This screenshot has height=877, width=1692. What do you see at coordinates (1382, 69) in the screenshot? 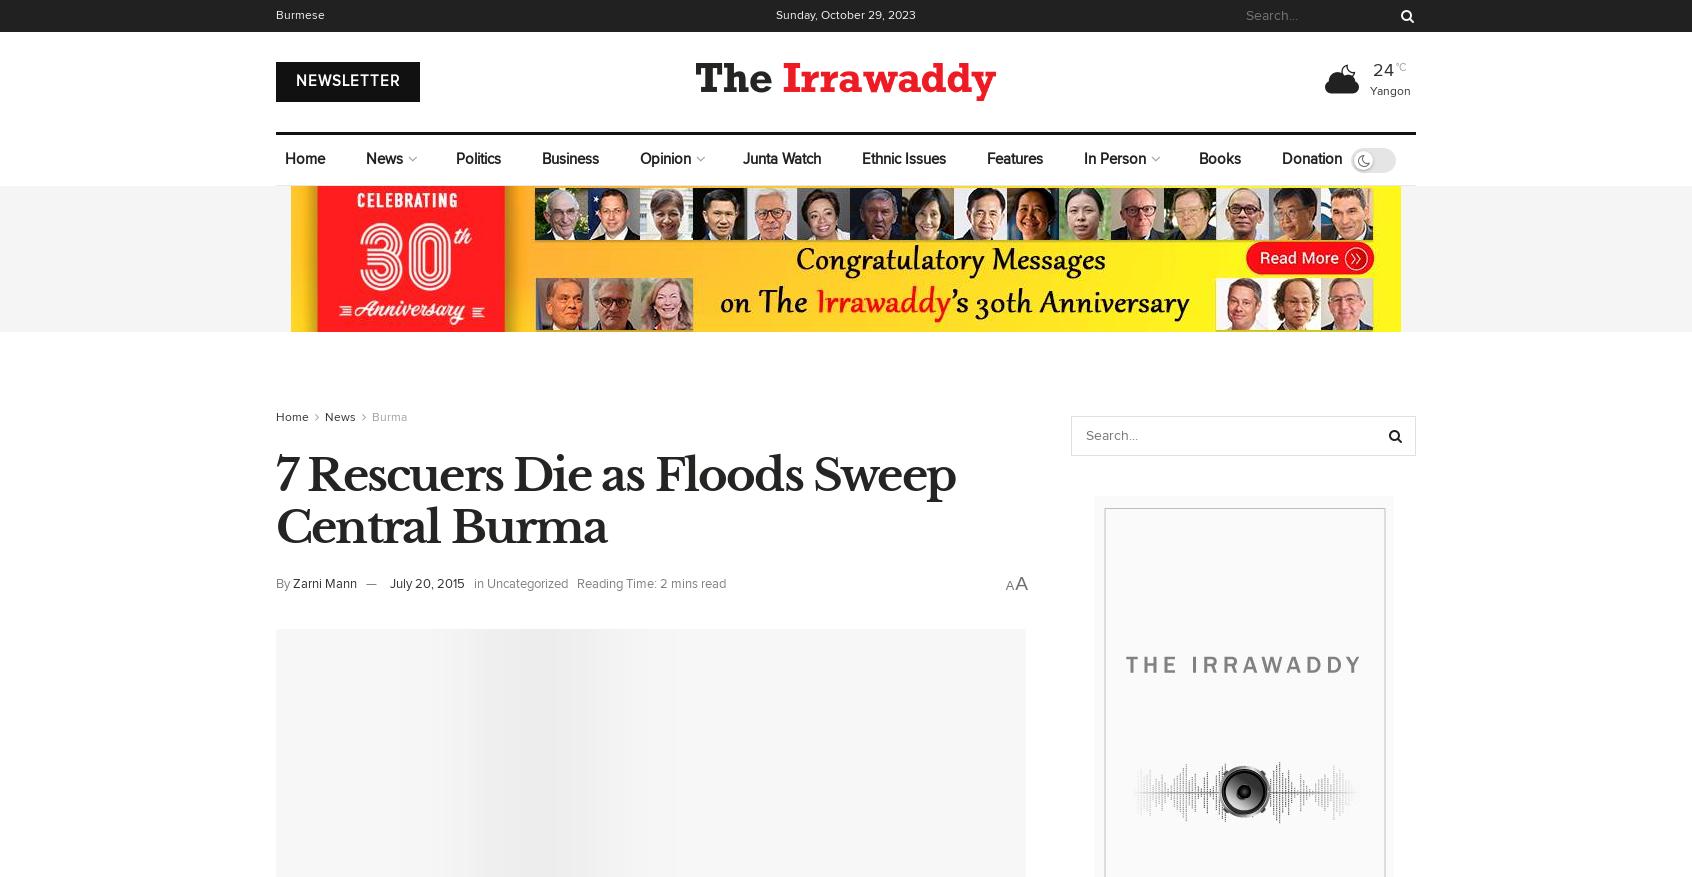
I see `'24'` at bounding box center [1382, 69].